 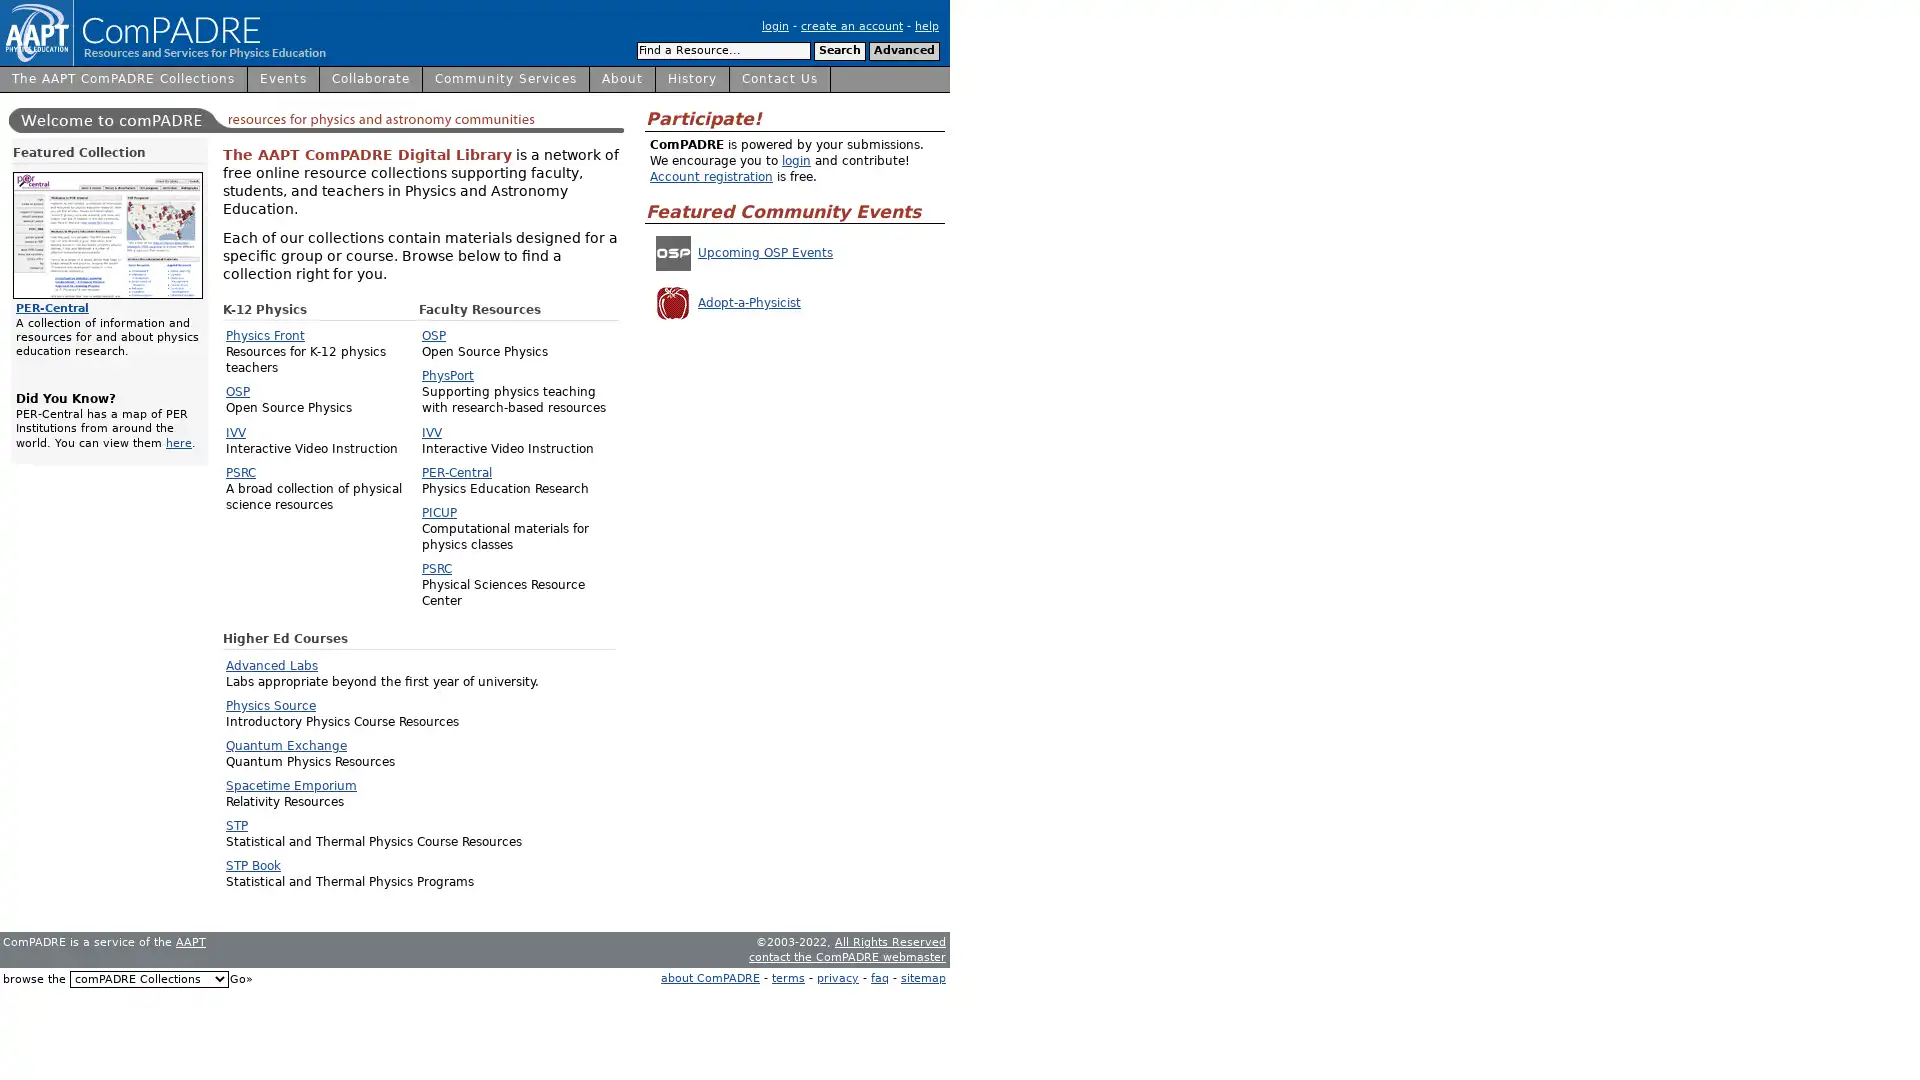 I want to click on Go, so click(x=240, y=978).